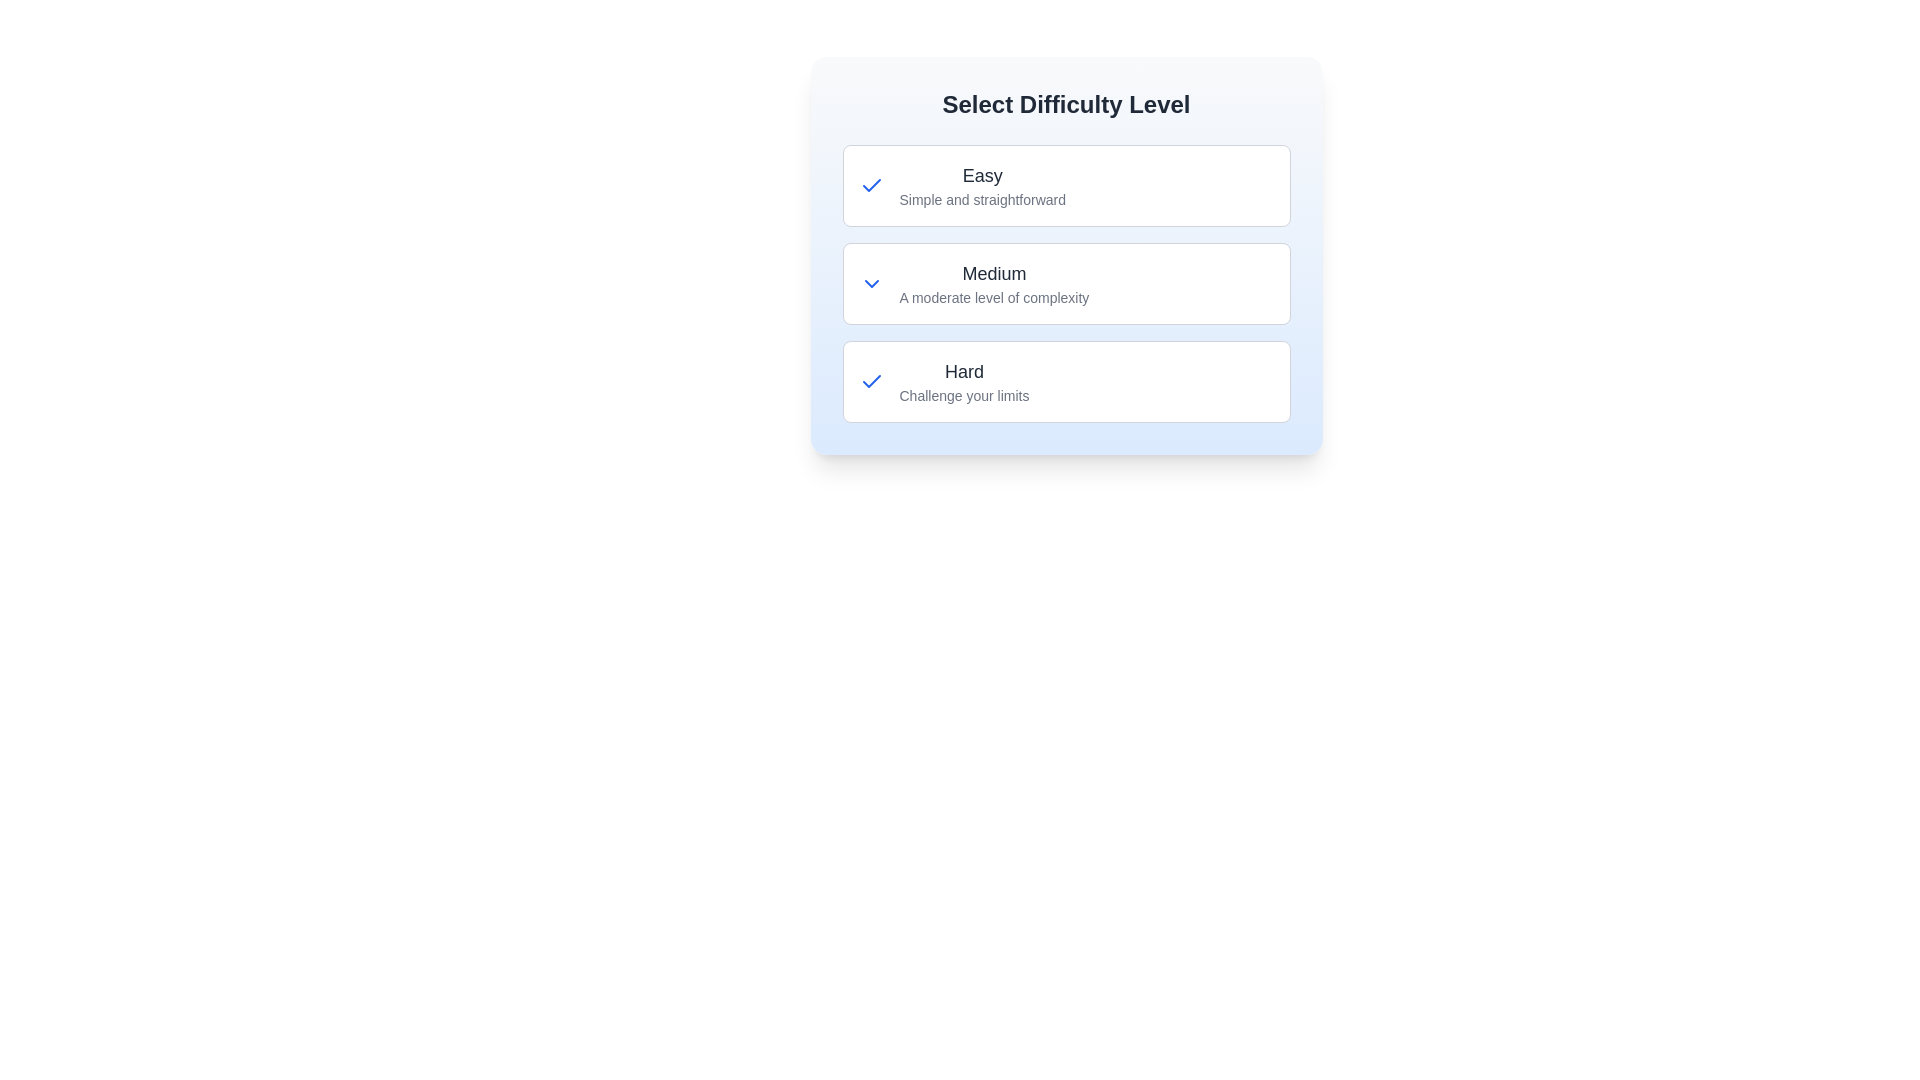 The image size is (1920, 1080). What do you see at coordinates (871, 381) in the screenshot?
I see `the checkmark icon that indicates the 'Hard' difficulty level, located inside the third selection item of the interface` at bounding box center [871, 381].